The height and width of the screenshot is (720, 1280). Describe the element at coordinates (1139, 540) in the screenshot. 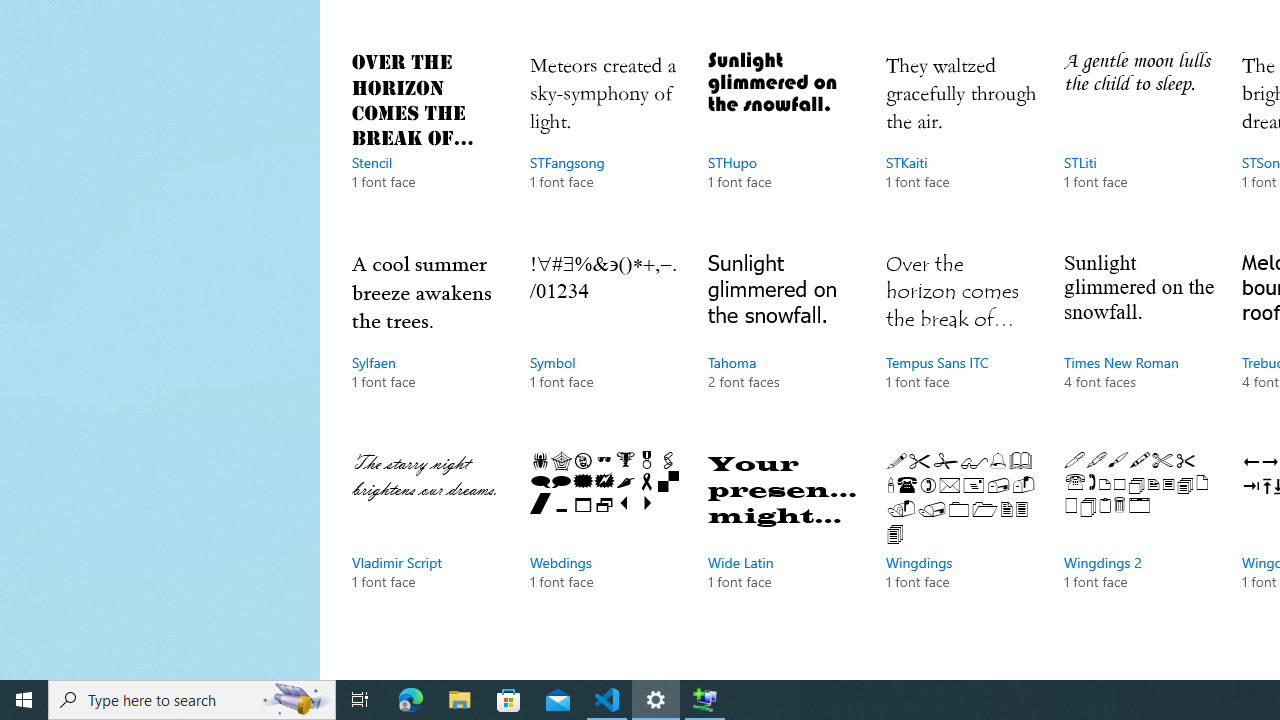

I see `'Wingdings 2, 1 font face'` at that location.